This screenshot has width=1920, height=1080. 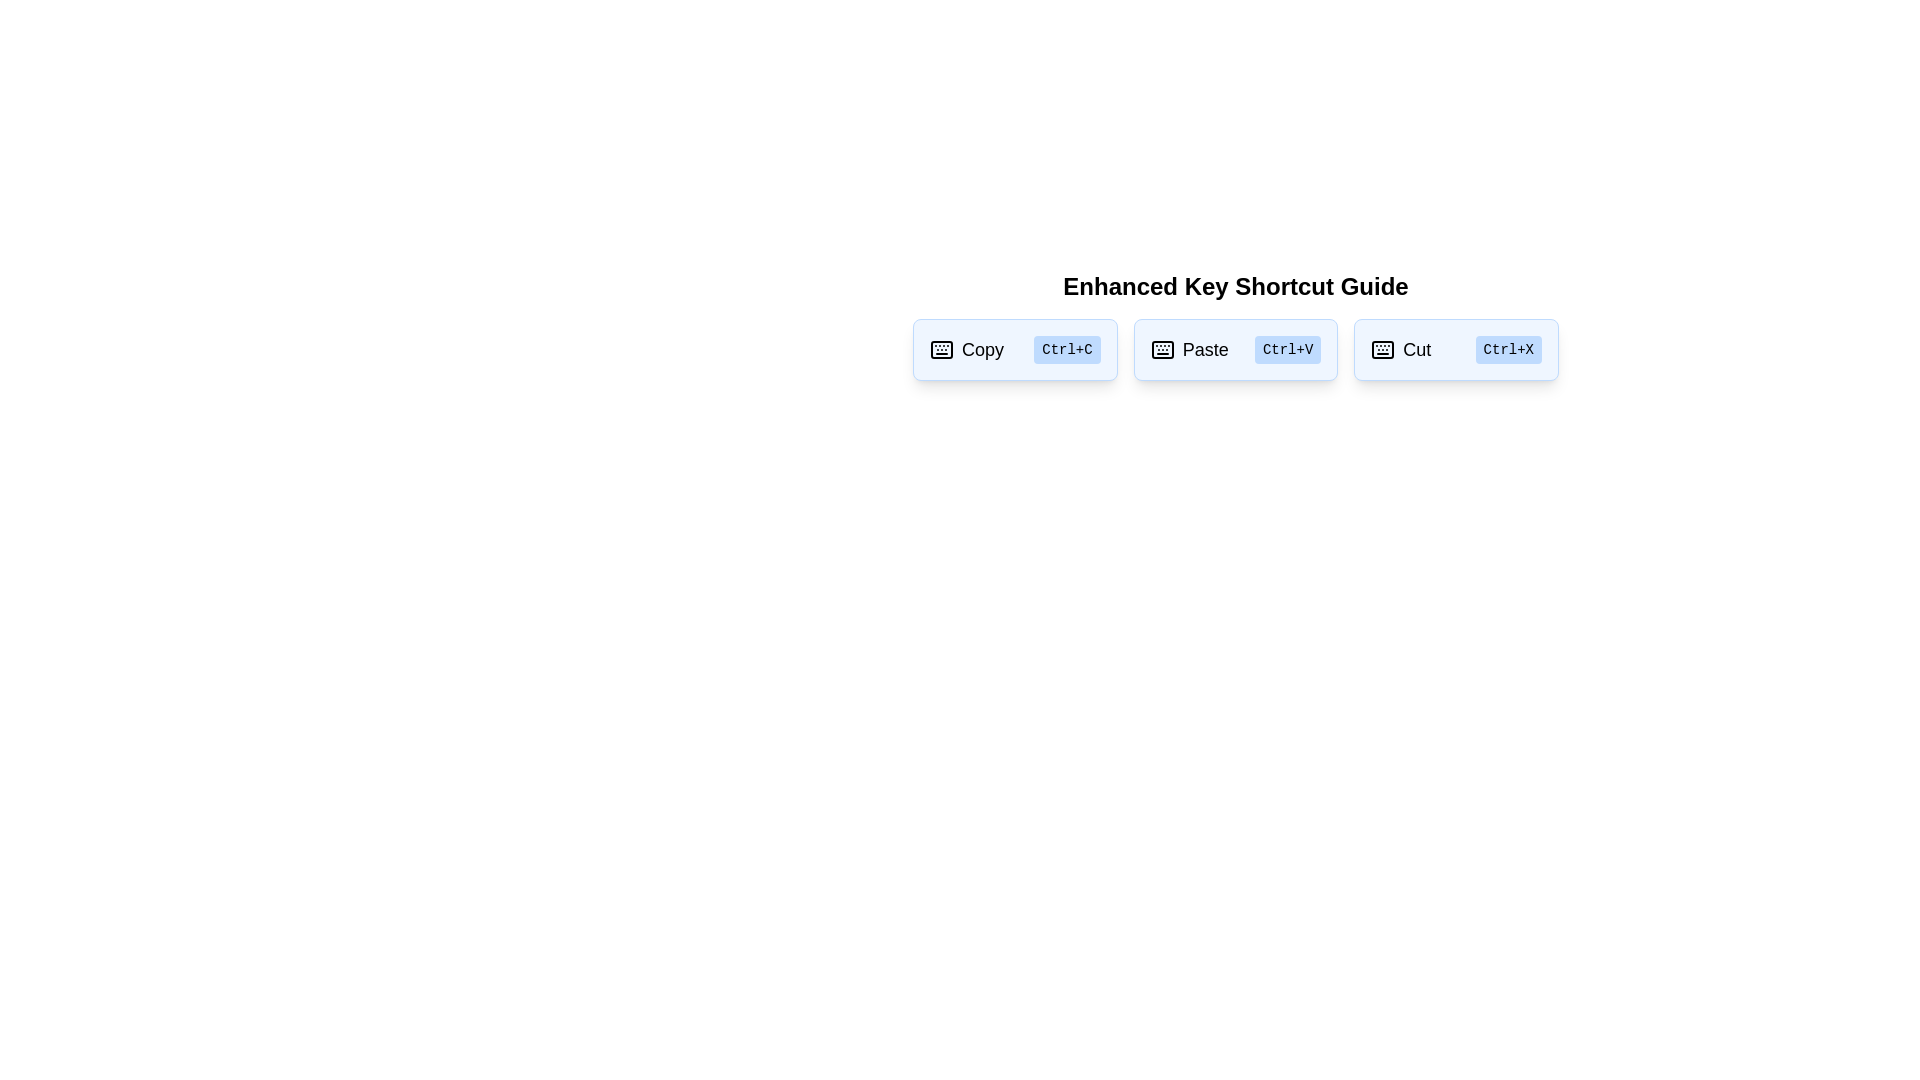 I want to click on the 'Paste' label, which is styled with a modern font and positioned between the 'Copy' and 'Cut' labels, next to a keyboard icon for context, so click(x=1204, y=349).